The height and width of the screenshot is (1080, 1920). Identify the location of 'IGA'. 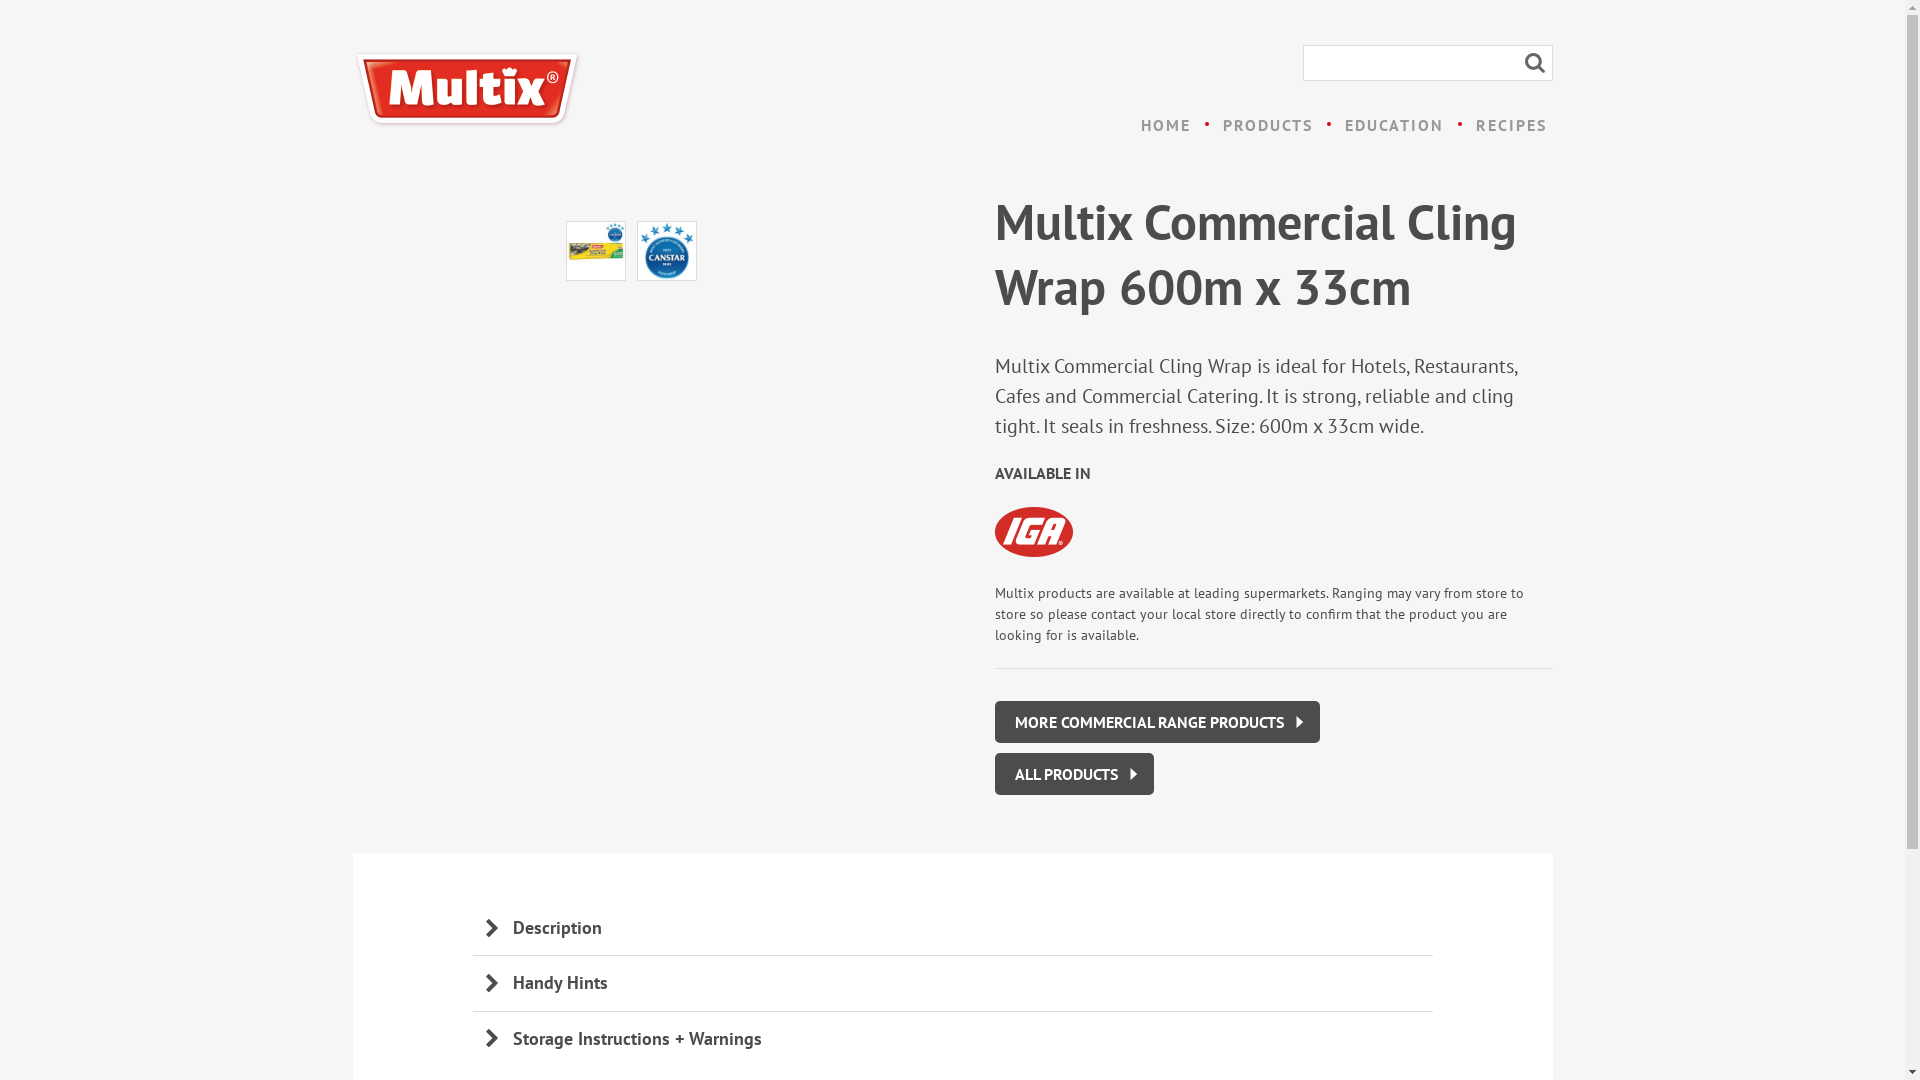
(1032, 531).